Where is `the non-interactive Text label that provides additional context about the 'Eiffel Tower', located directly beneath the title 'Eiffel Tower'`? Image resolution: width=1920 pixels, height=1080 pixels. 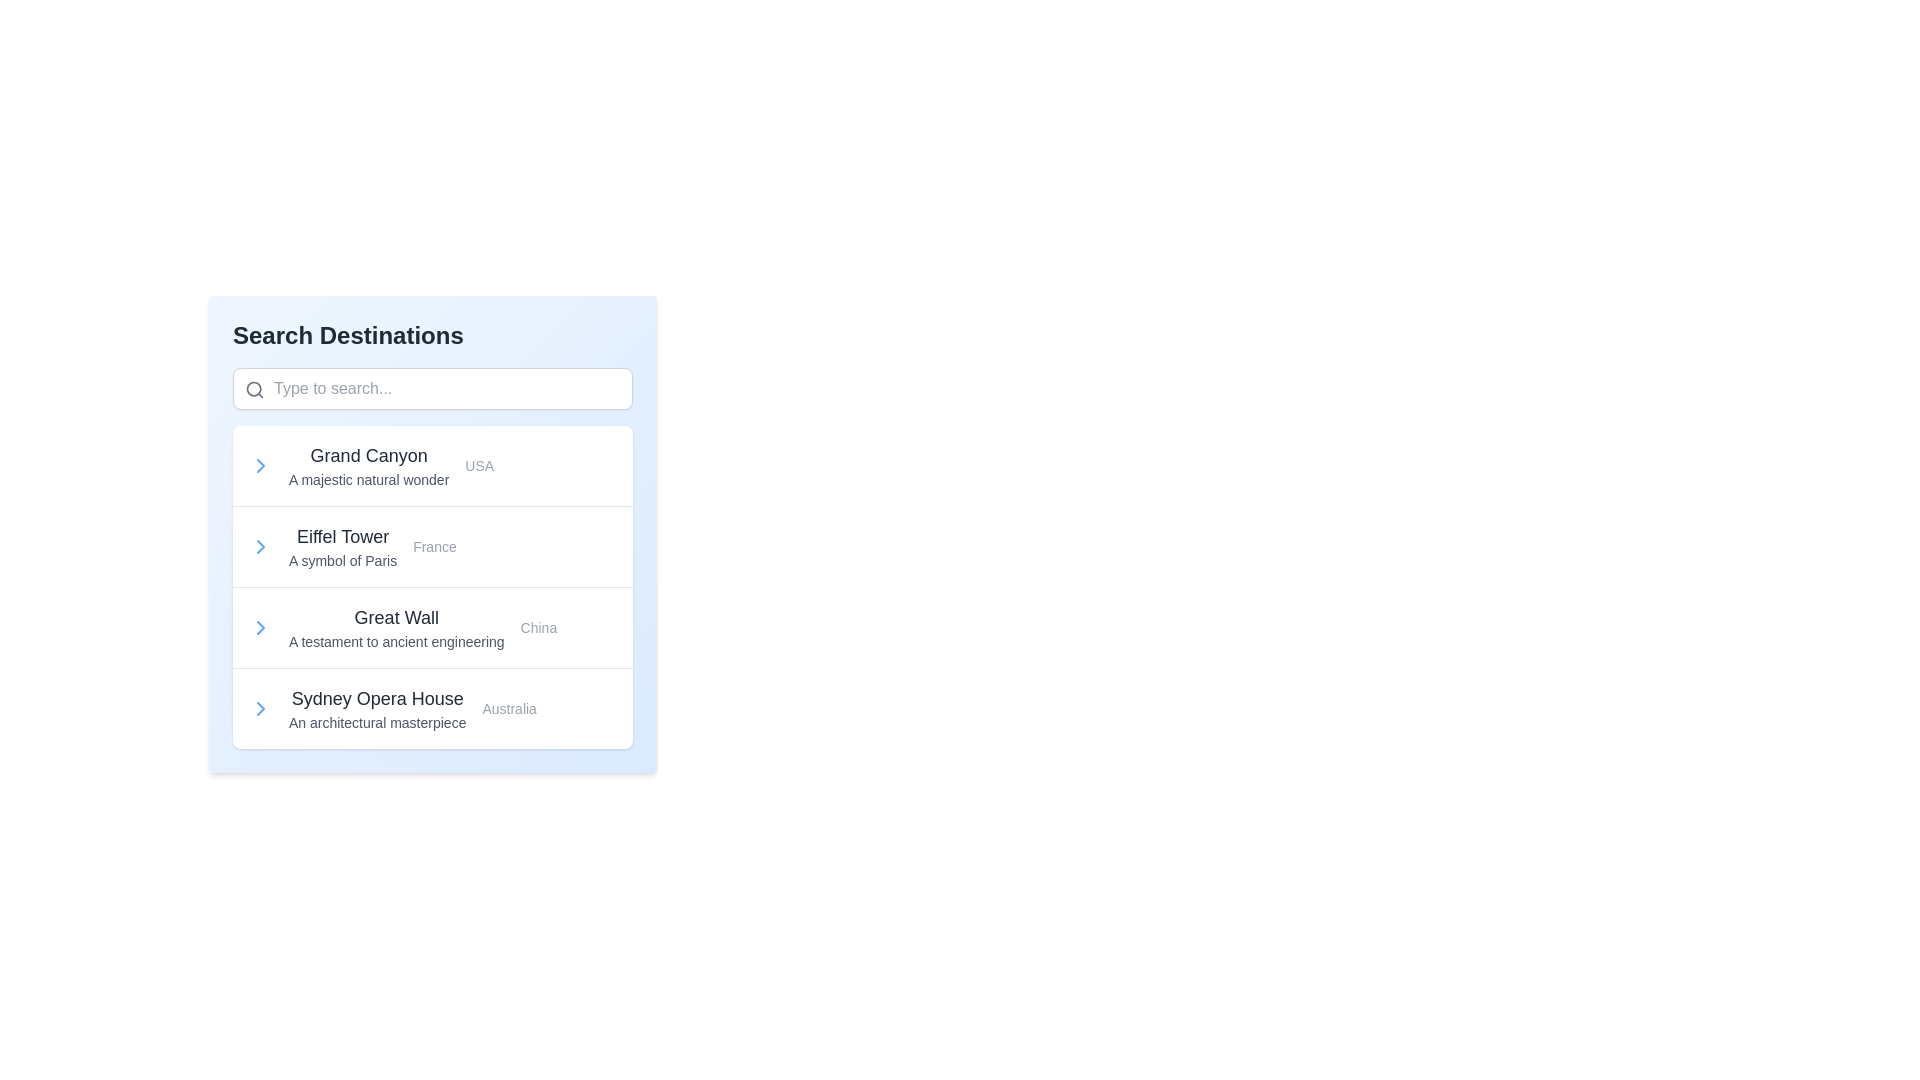
the non-interactive Text label that provides additional context about the 'Eiffel Tower', located directly beneath the title 'Eiffel Tower' is located at coordinates (343, 560).